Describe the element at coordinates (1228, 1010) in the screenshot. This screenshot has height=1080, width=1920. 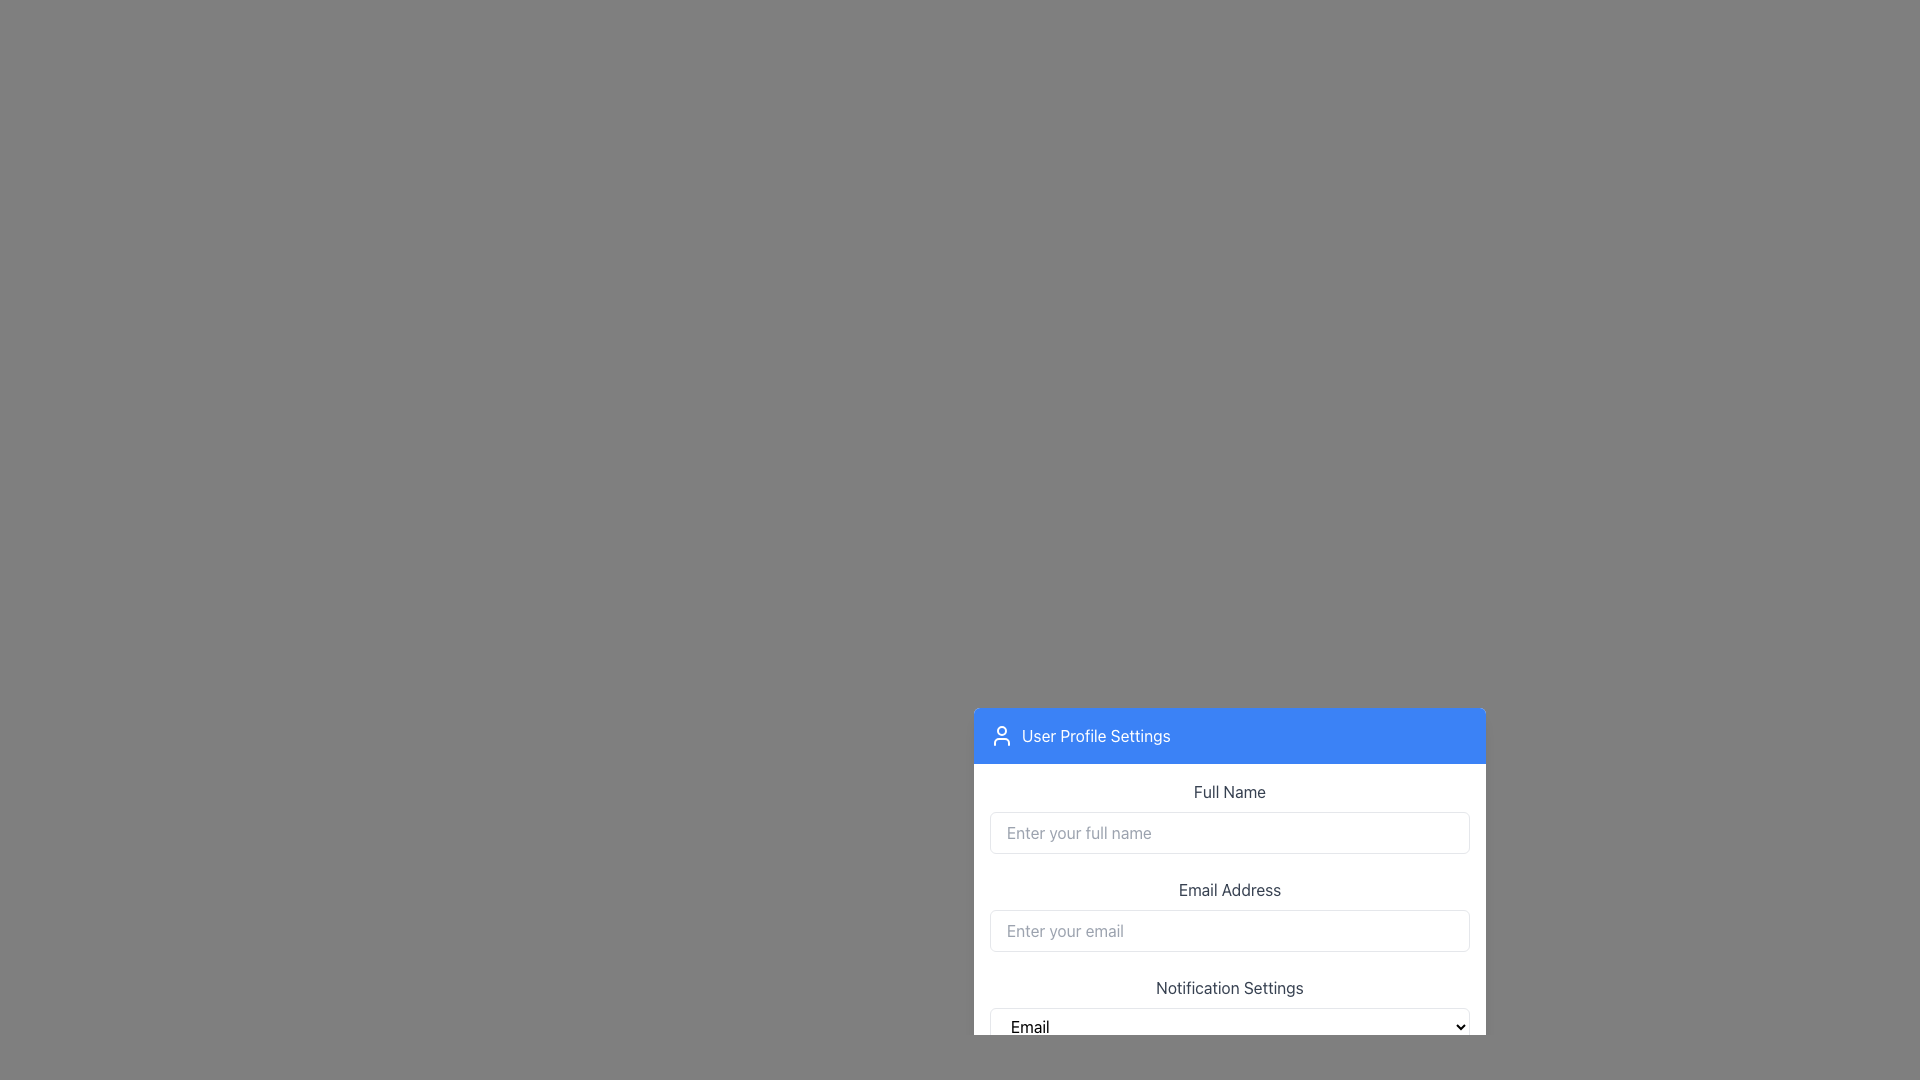
I see `the 'Notification Settings' dropdown menu to trigger focus effects` at that location.